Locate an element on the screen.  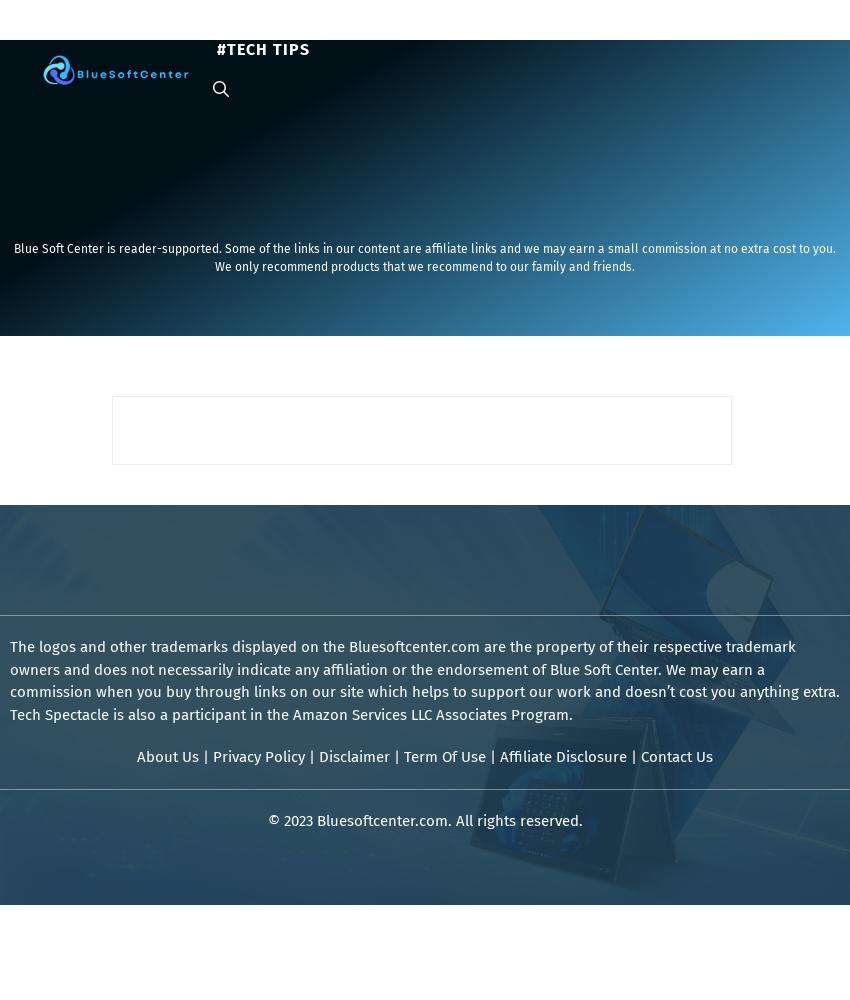
'Accessories' is located at coordinates (721, 29).